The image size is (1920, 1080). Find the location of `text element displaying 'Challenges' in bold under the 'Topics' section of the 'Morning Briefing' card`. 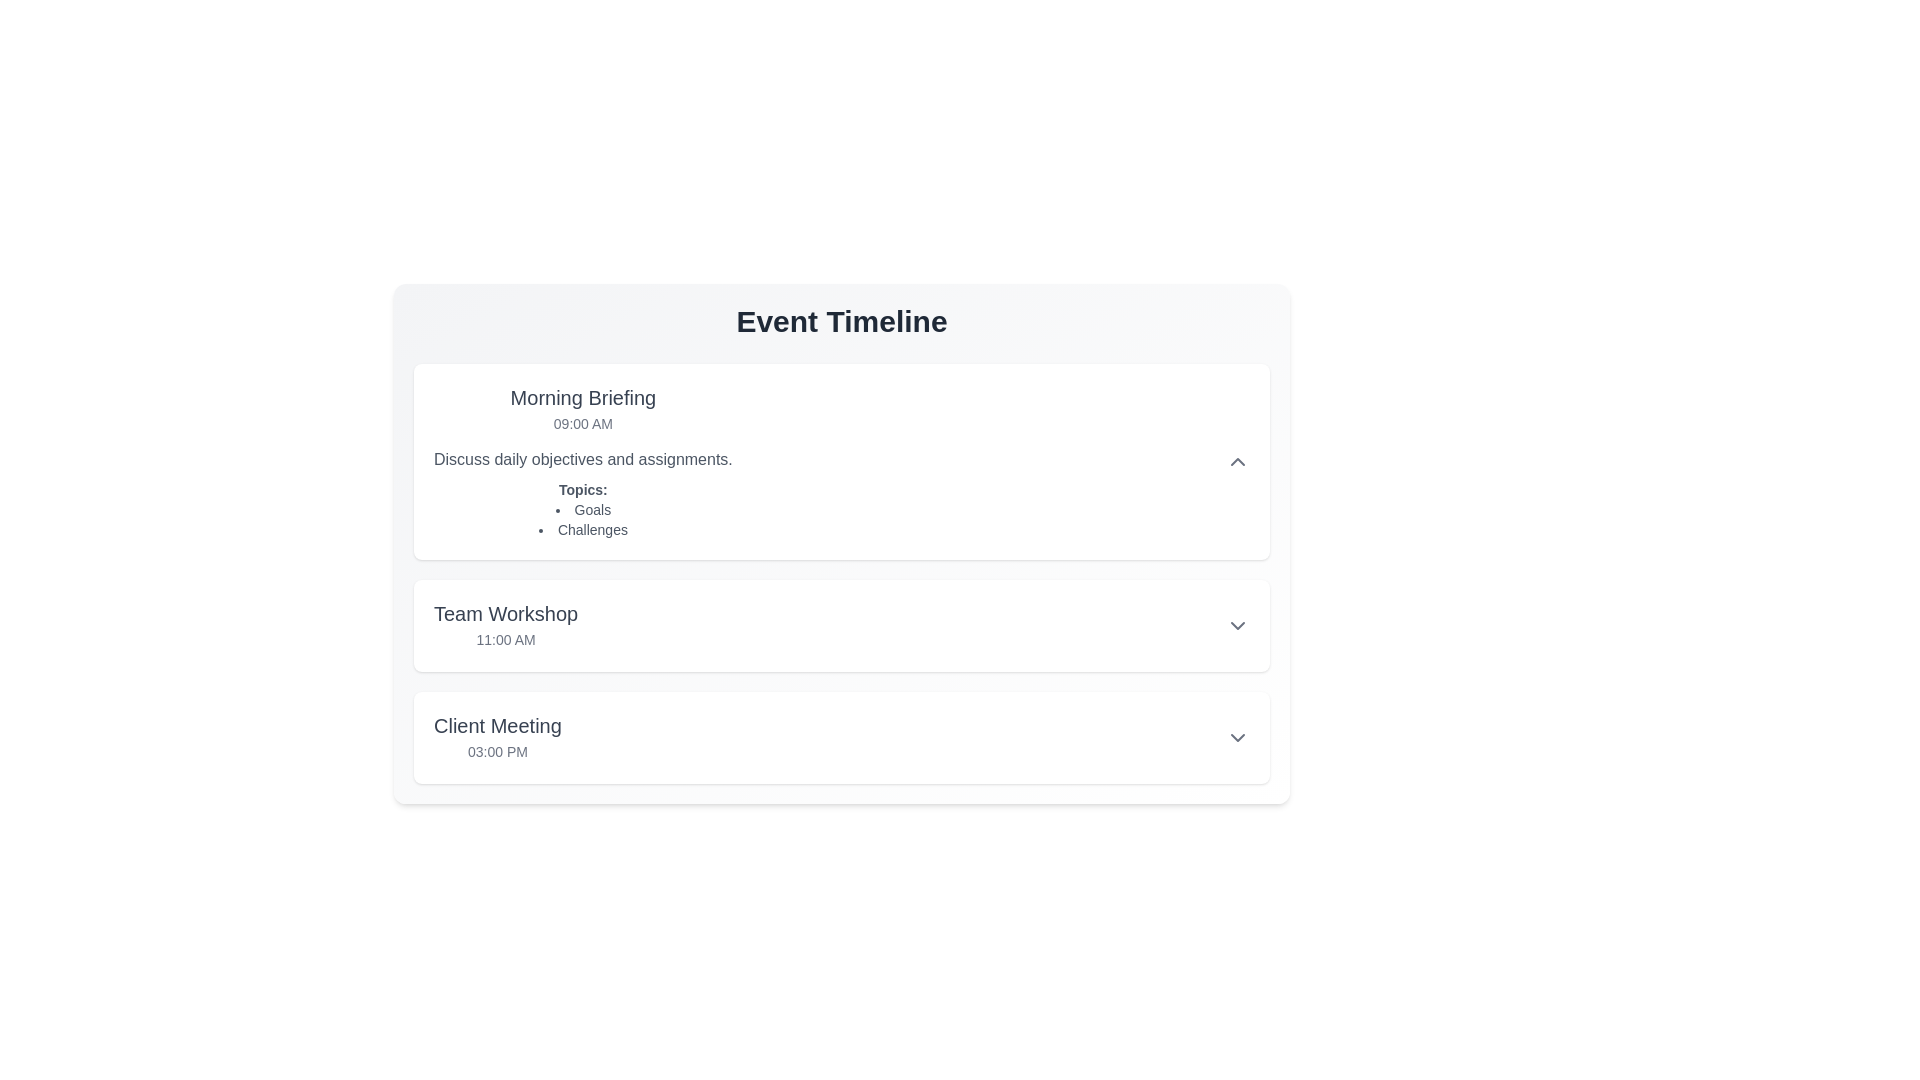

text element displaying 'Challenges' in bold under the 'Topics' section of the 'Morning Briefing' card is located at coordinates (582, 528).